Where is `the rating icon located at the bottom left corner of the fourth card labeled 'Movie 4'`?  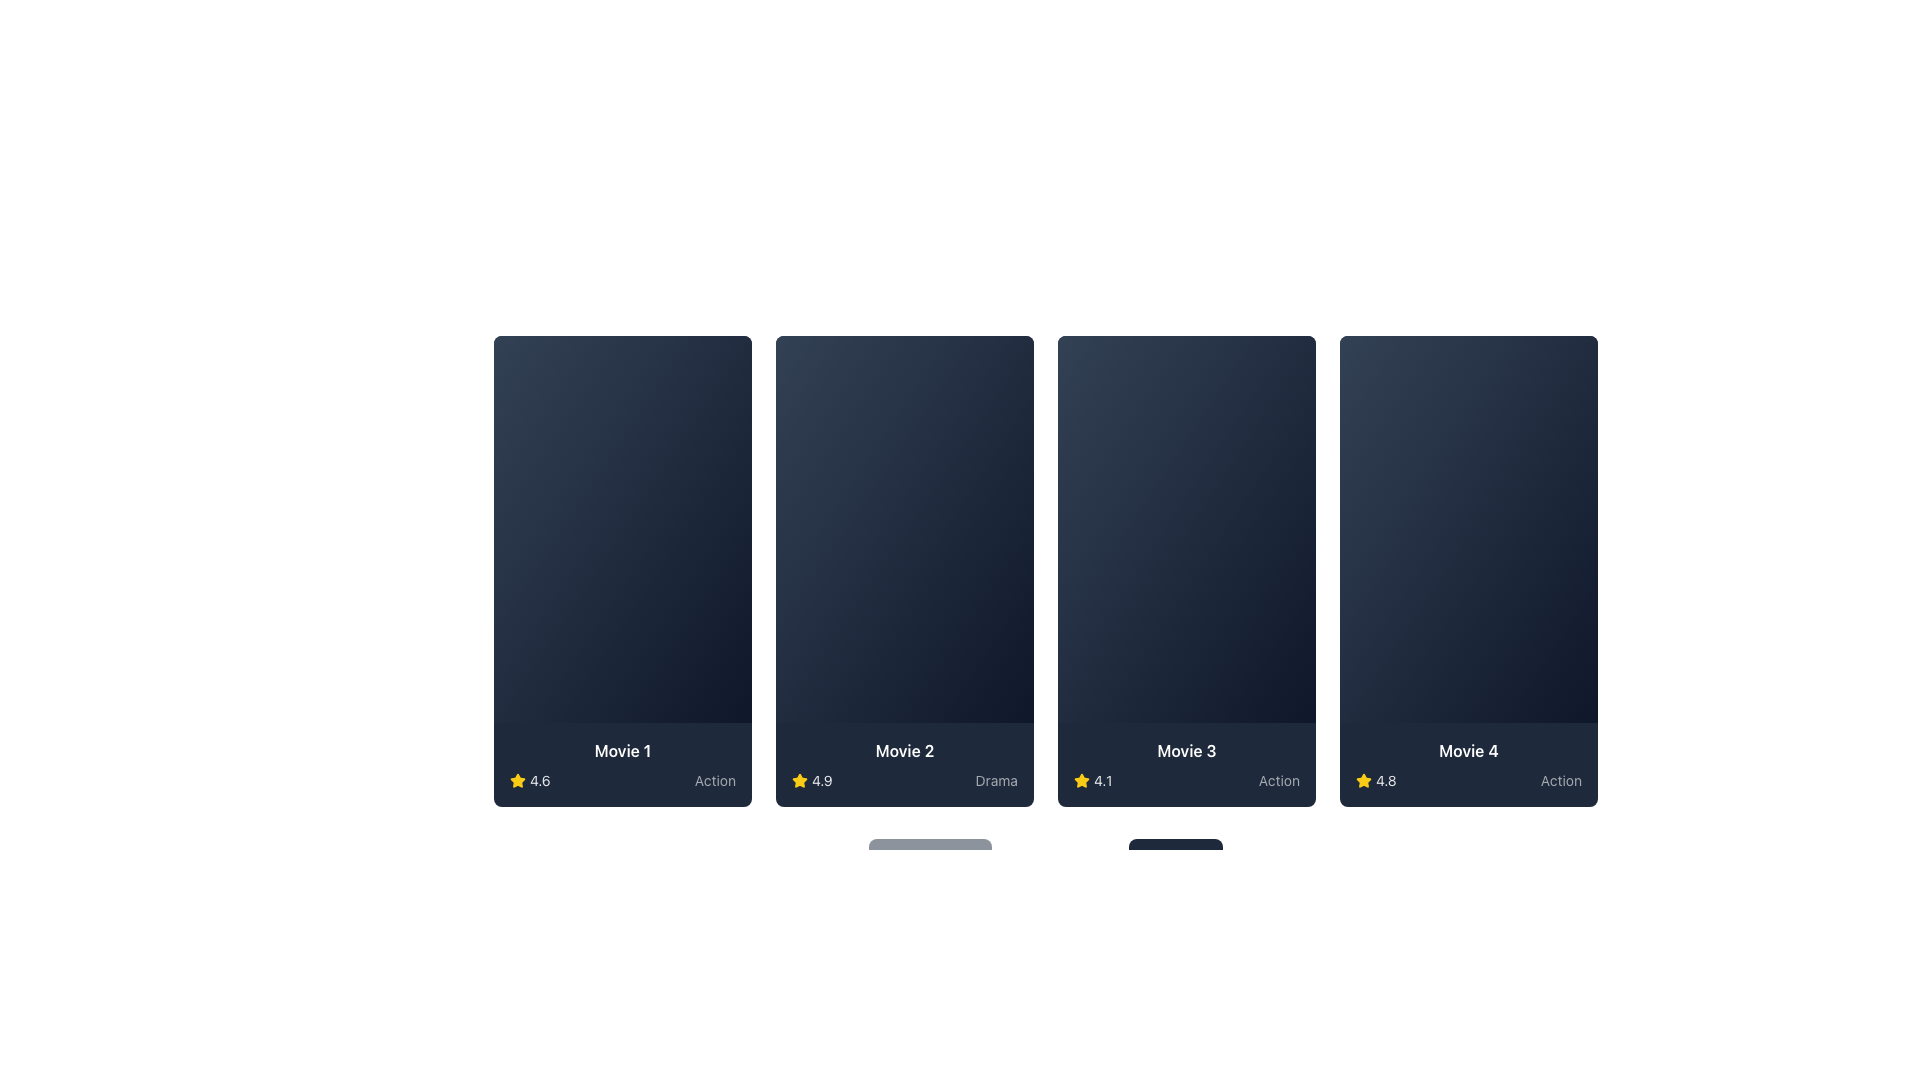
the rating icon located at the bottom left corner of the fourth card labeled 'Movie 4' is located at coordinates (1362, 779).